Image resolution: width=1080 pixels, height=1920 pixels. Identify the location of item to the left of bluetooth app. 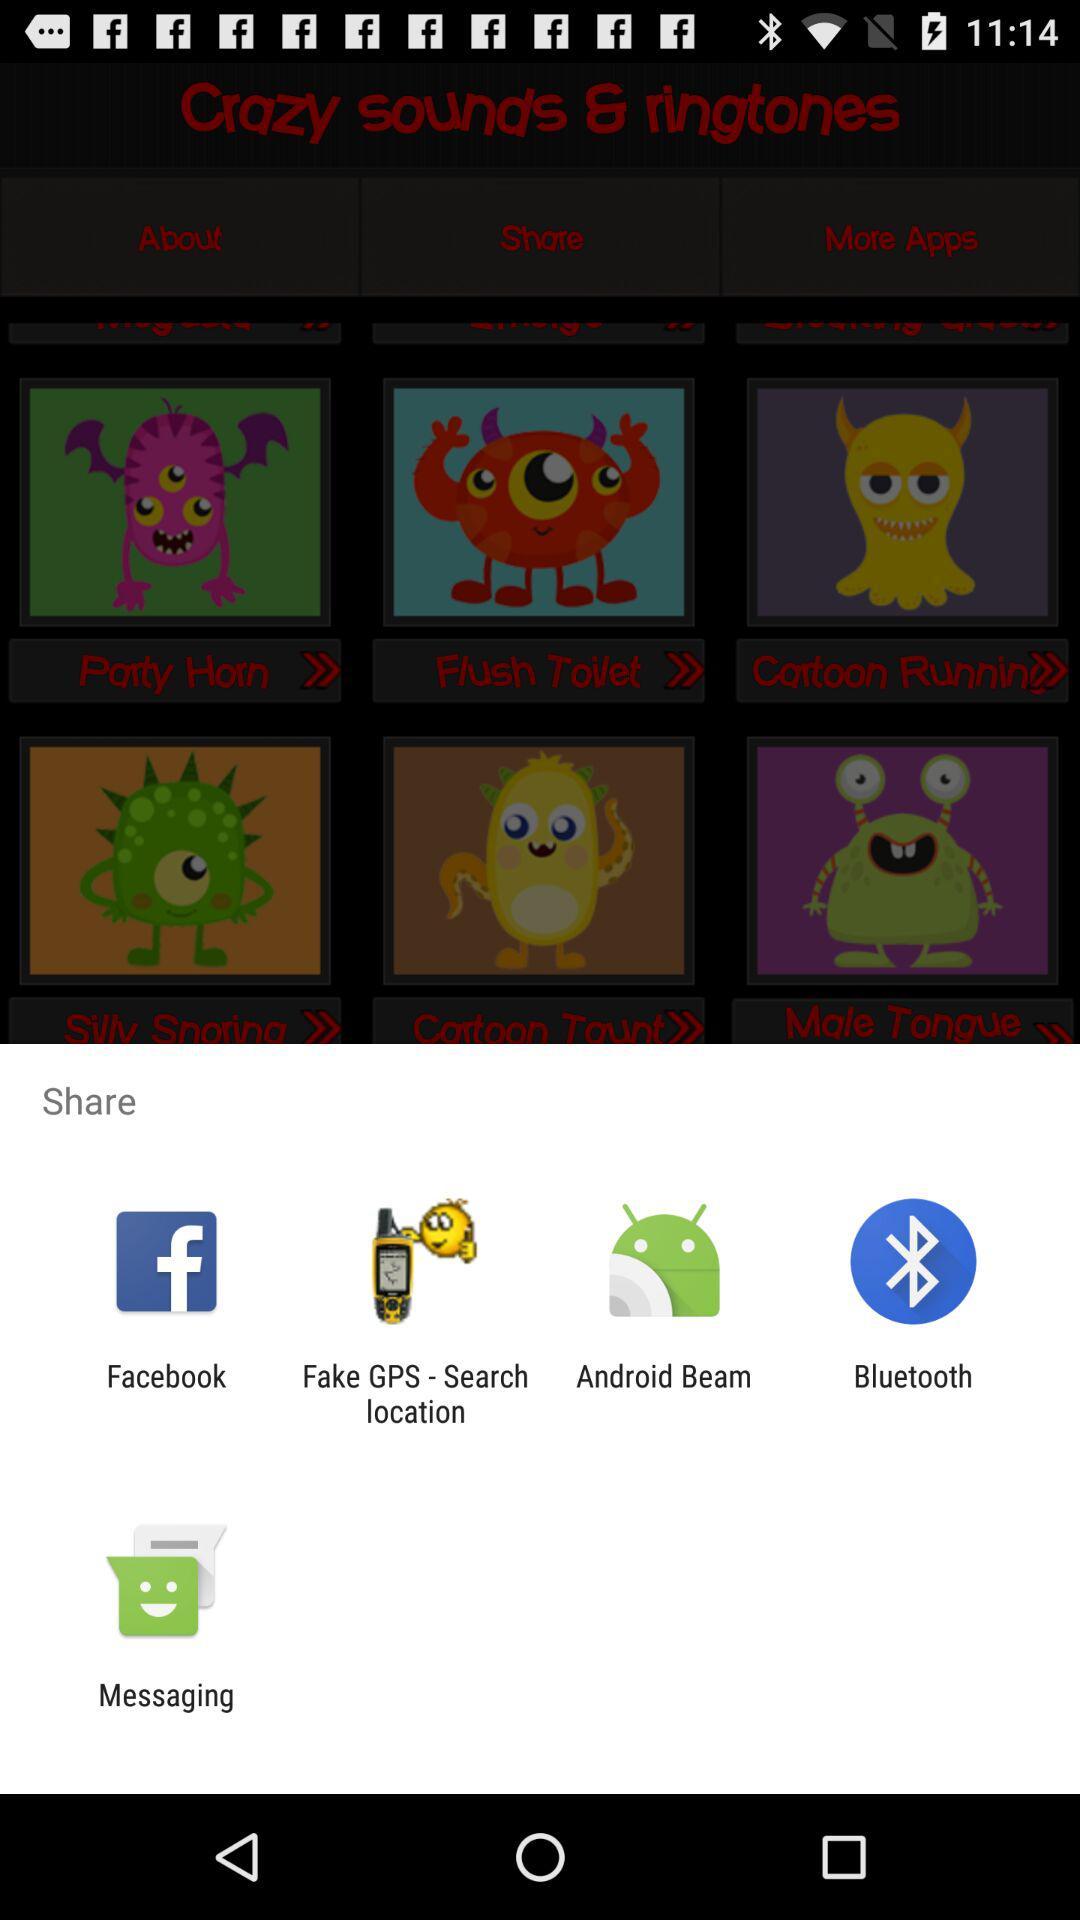
(664, 1392).